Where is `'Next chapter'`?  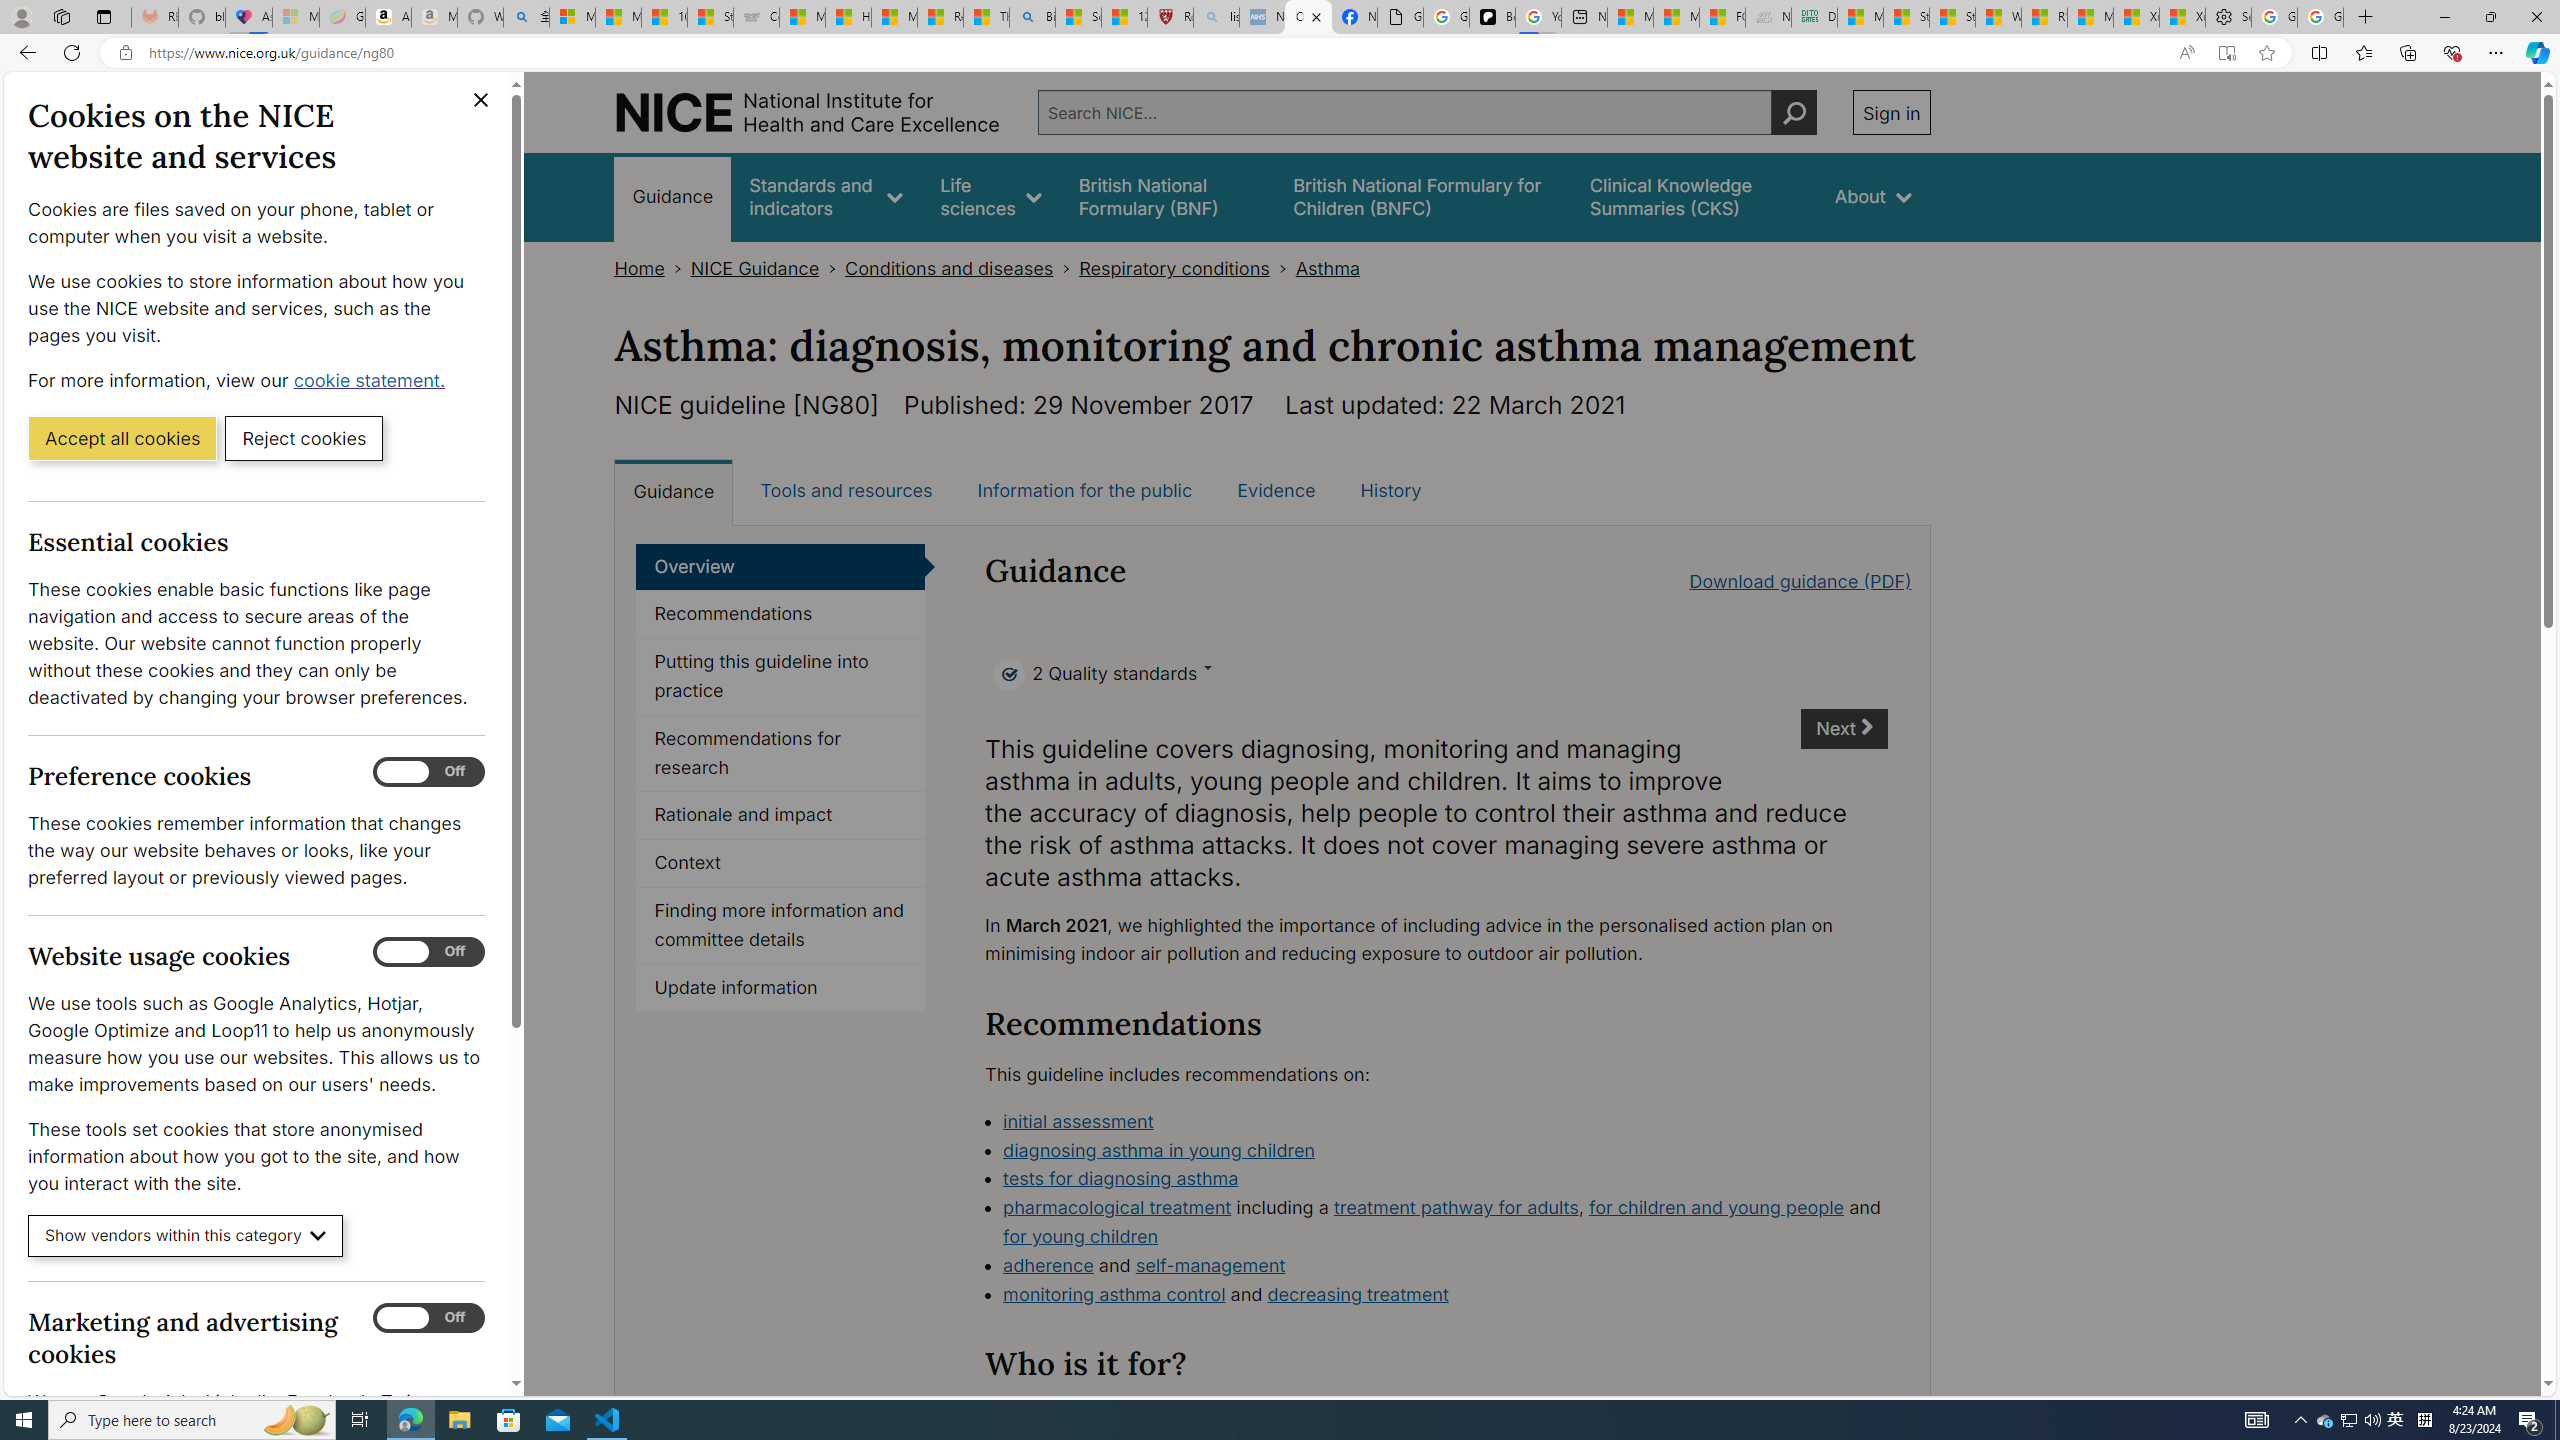 'Next chapter' is located at coordinates (1844, 728).